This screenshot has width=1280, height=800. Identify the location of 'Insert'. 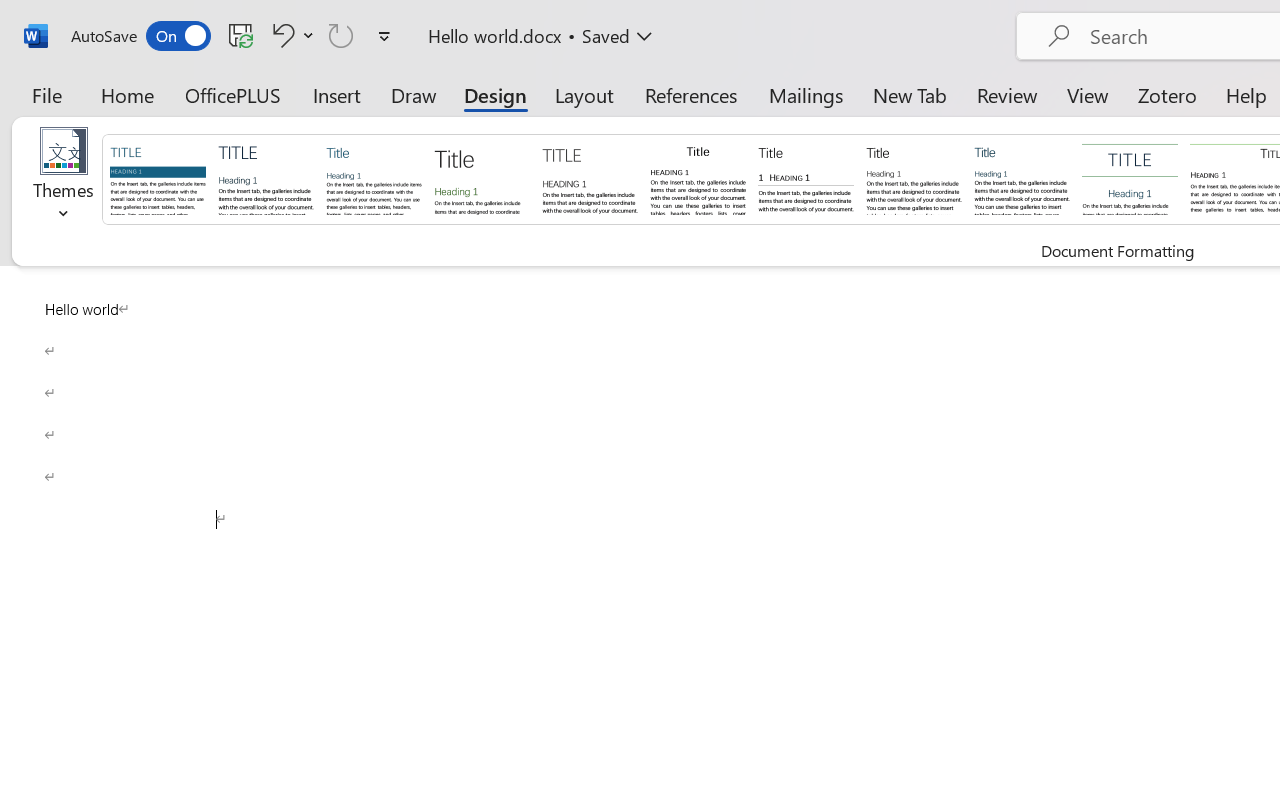
(337, 94).